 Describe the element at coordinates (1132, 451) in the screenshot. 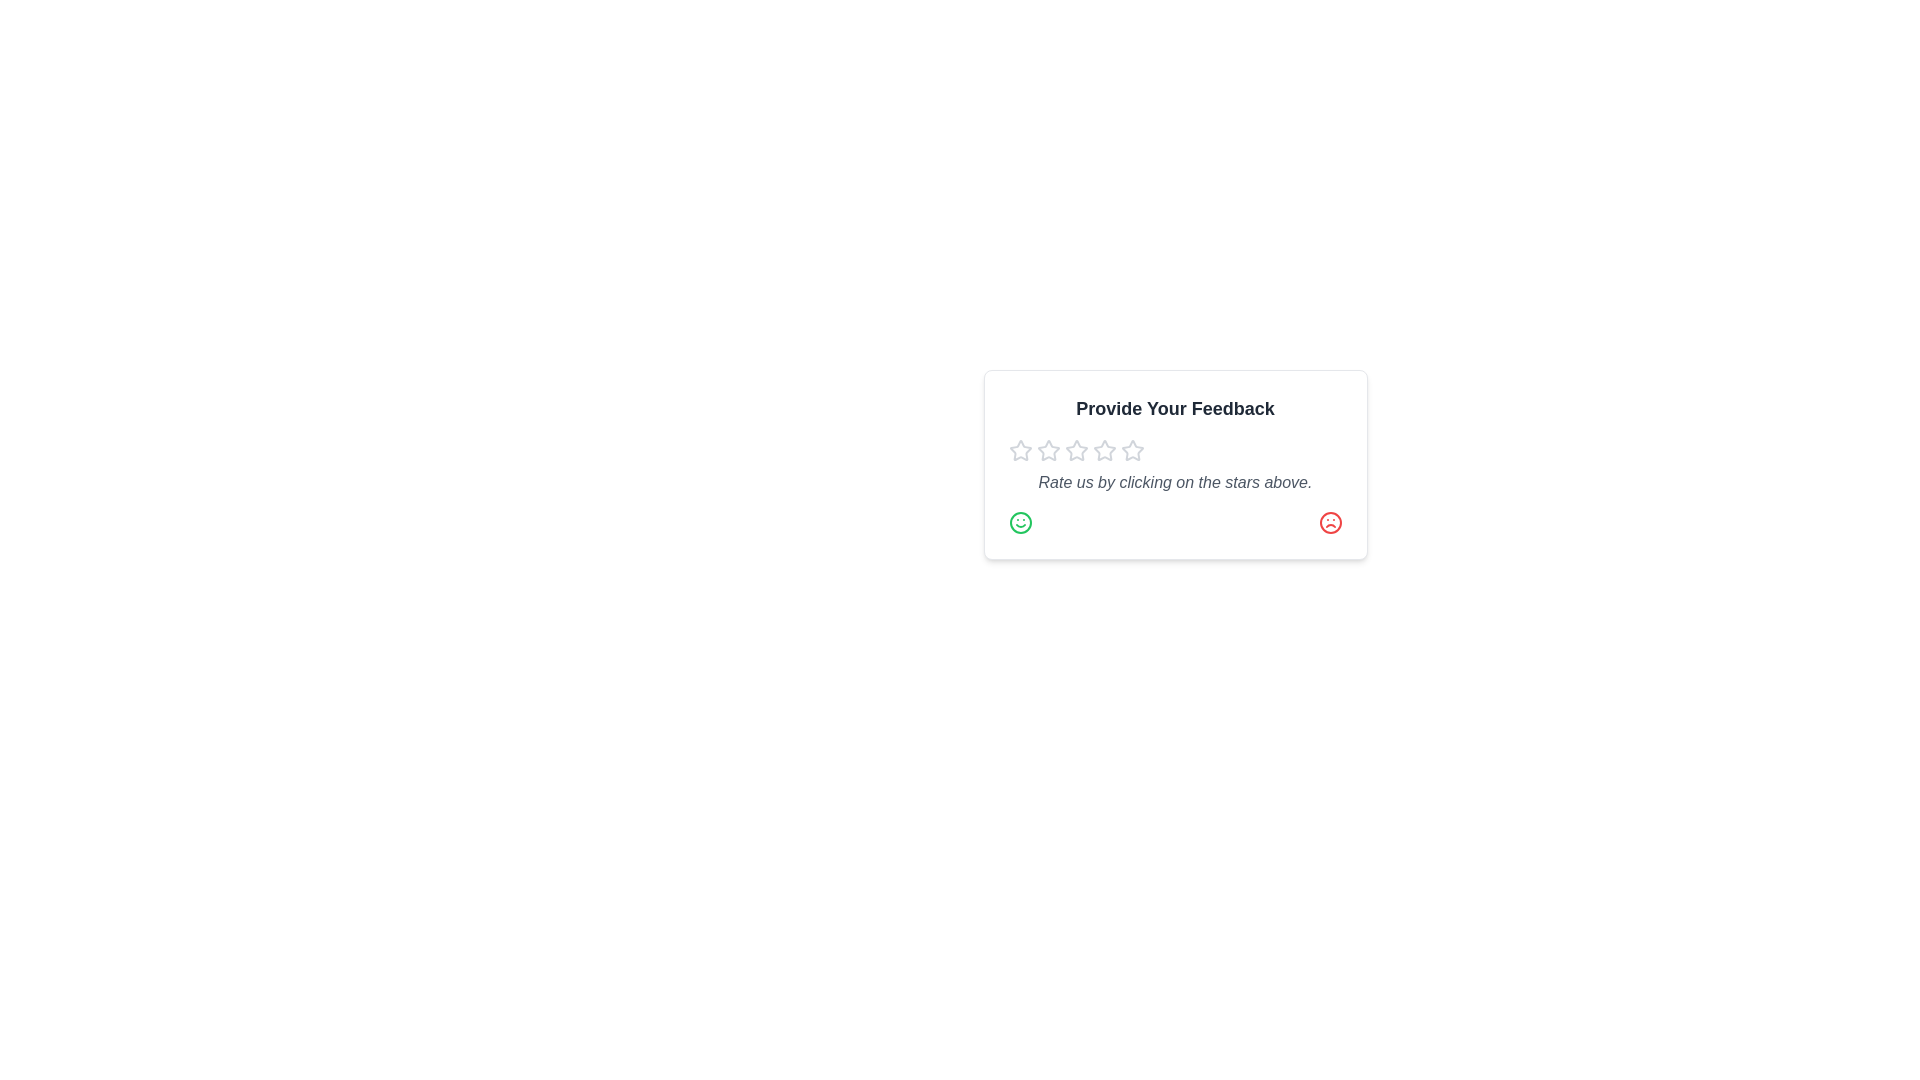

I see `the fifth star rating icon in the feedback interface by moving the cursor to its center point` at that location.